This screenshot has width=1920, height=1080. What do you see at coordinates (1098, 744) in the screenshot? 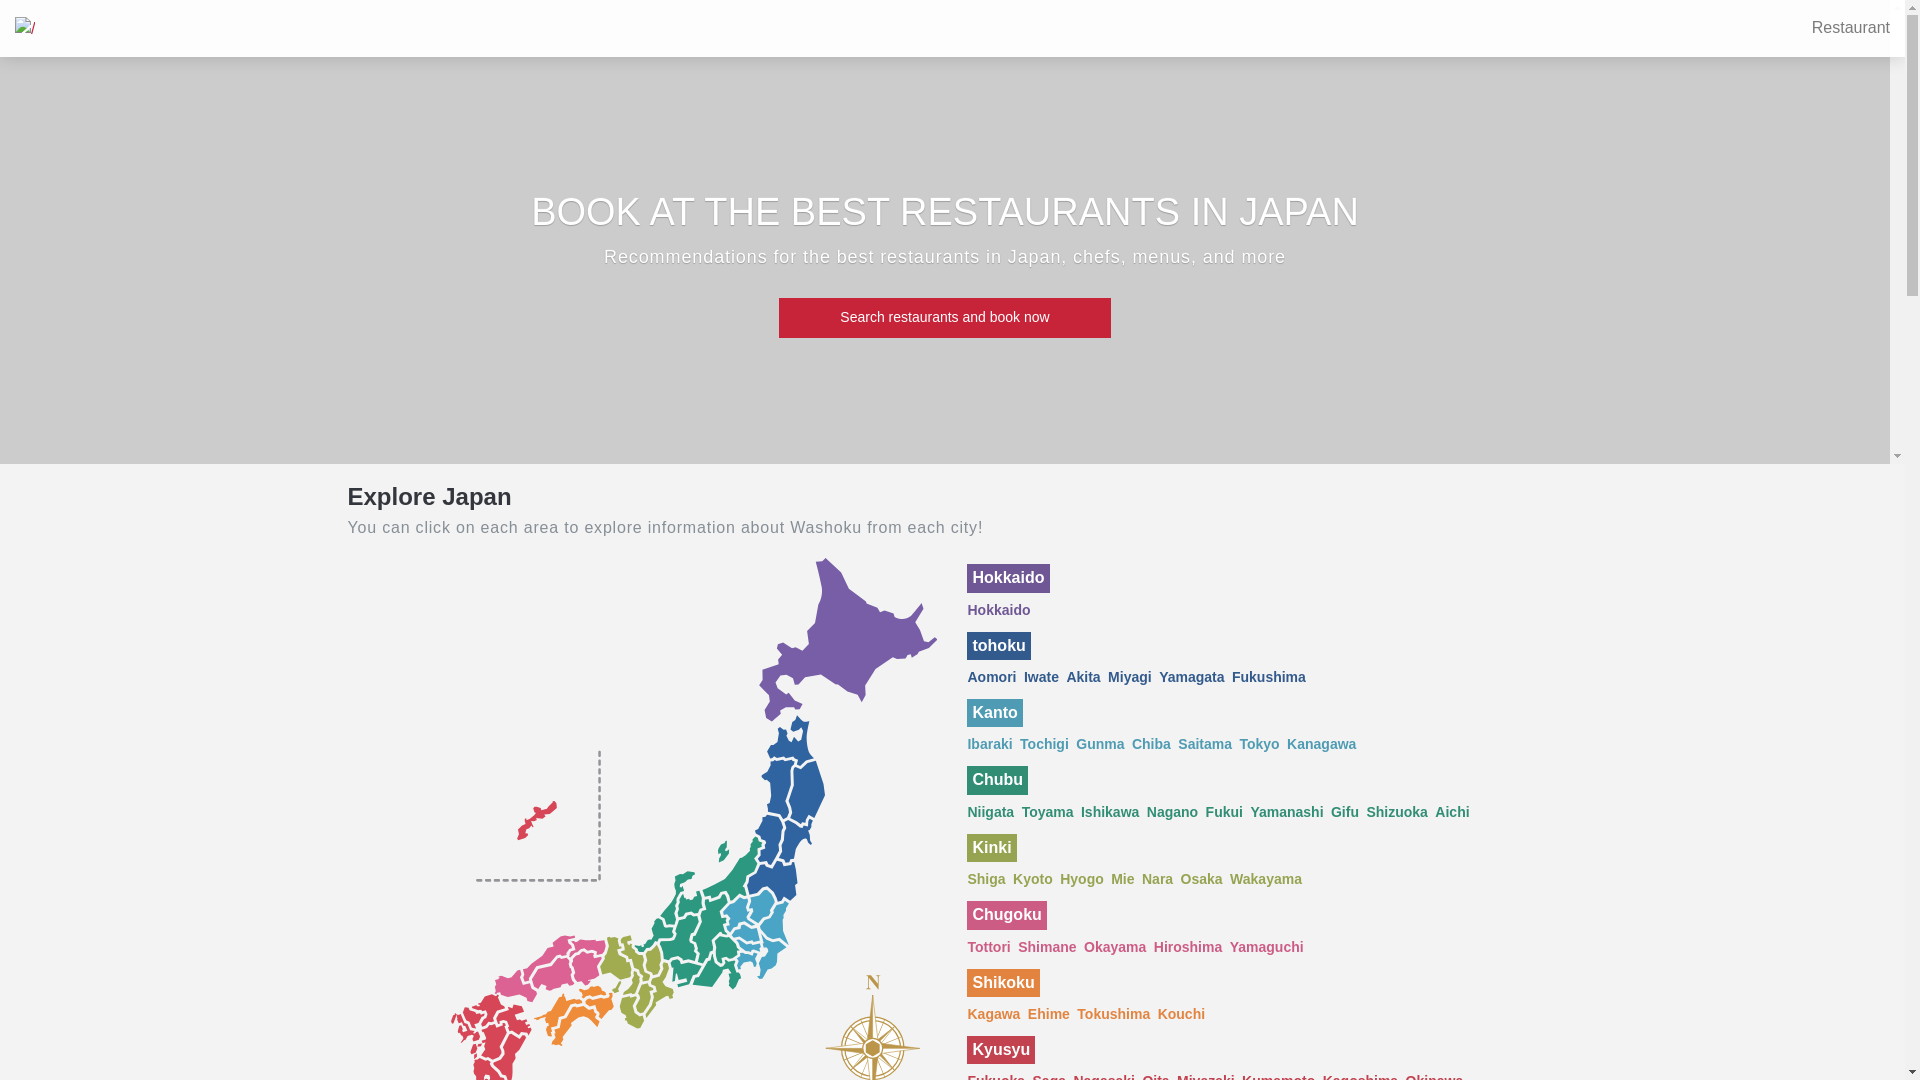
I see `'Gunma'` at bounding box center [1098, 744].